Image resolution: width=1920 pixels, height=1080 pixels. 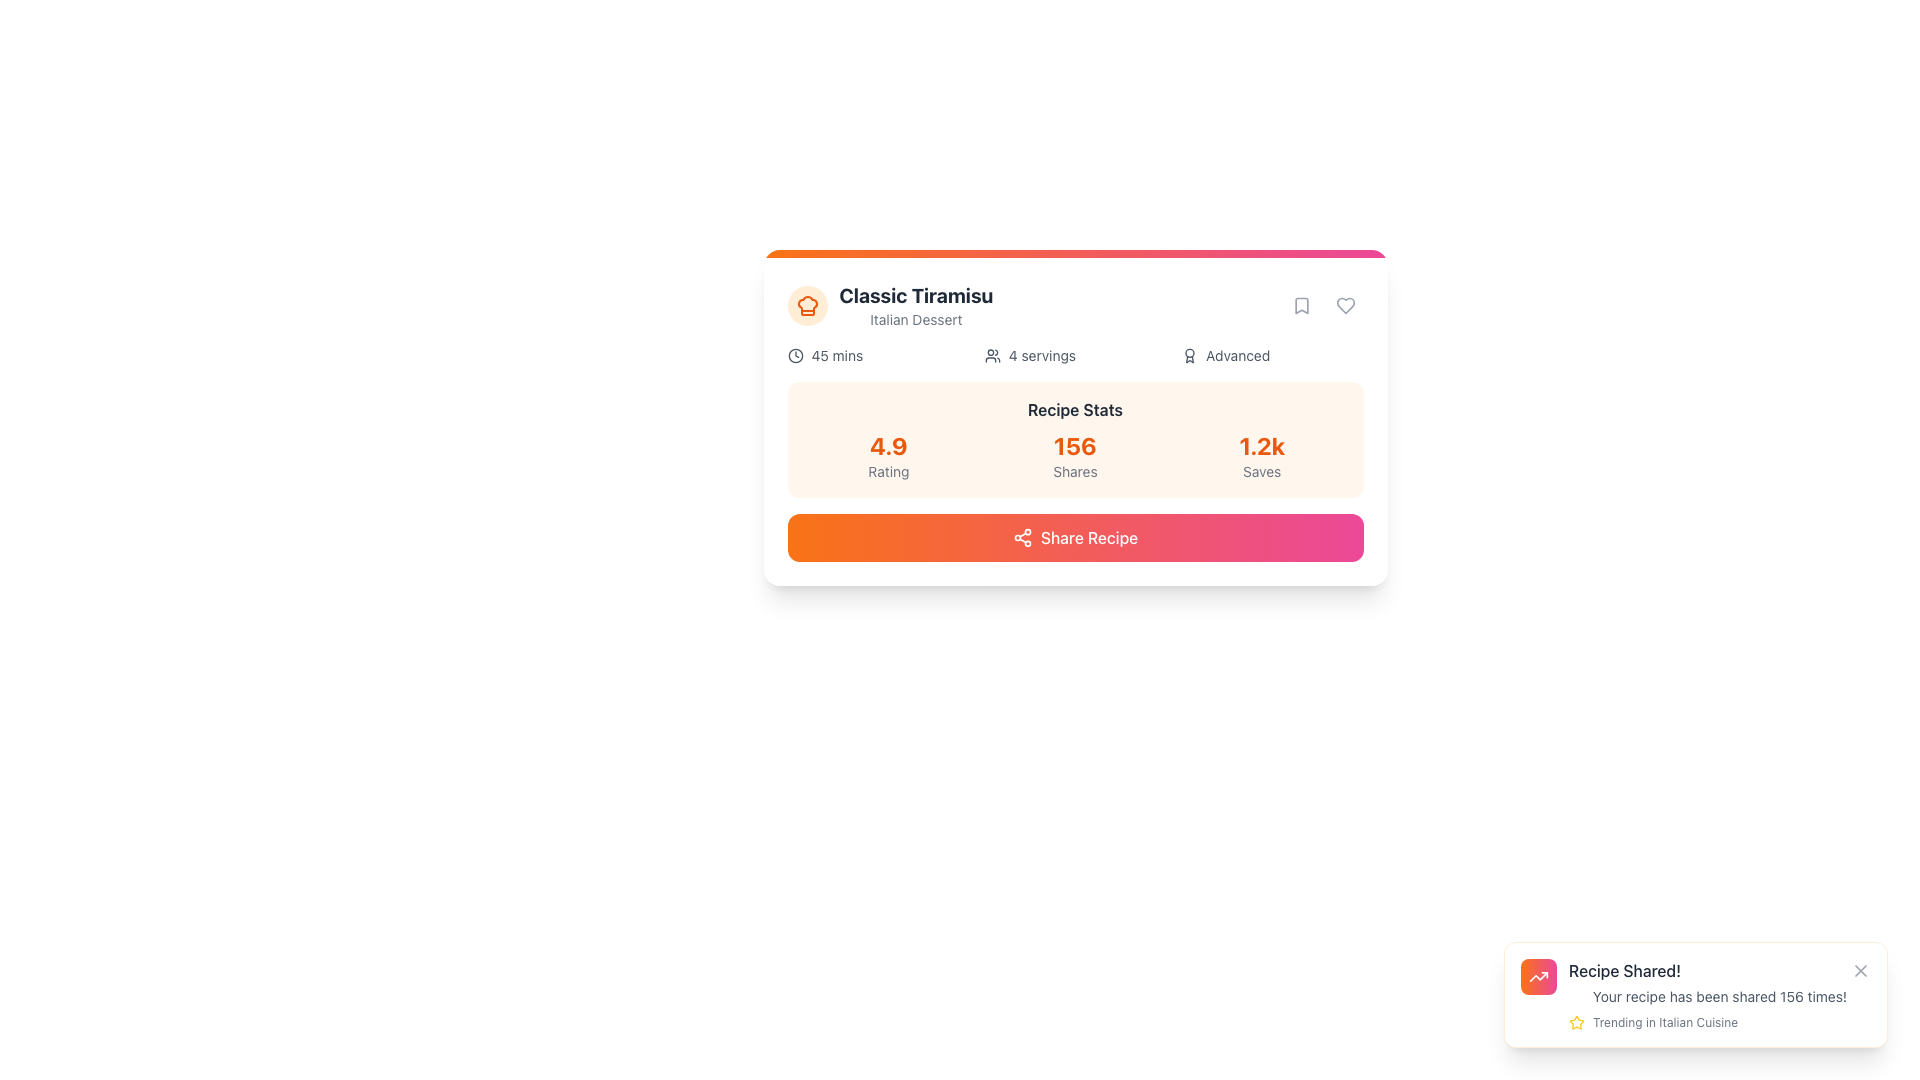 I want to click on the clock icon located near the text '45 mins', which is styled with simple lines and circles, and is black in color, so click(x=794, y=354).